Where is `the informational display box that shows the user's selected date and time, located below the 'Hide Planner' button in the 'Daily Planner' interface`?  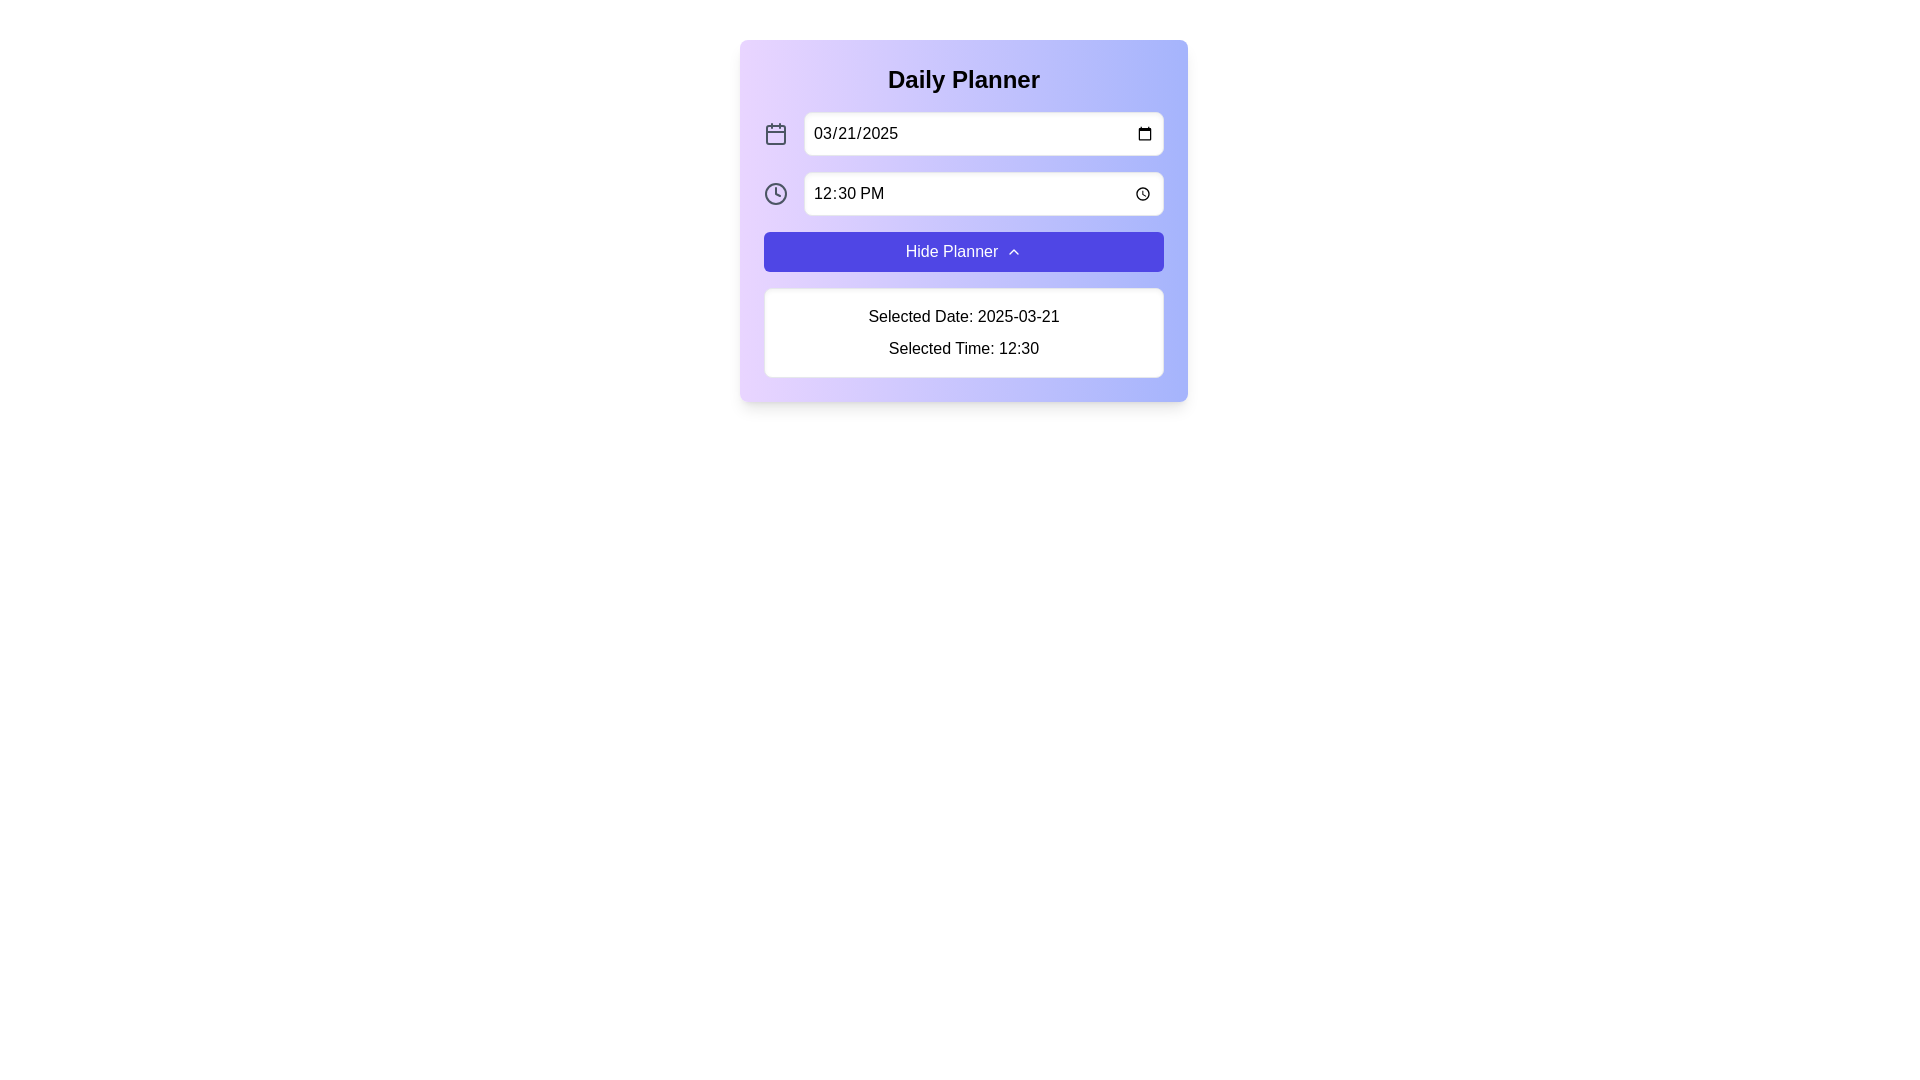
the informational display box that shows the user's selected date and time, located below the 'Hide Planner' button in the 'Daily Planner' interface is located at coordinates (964, 331).